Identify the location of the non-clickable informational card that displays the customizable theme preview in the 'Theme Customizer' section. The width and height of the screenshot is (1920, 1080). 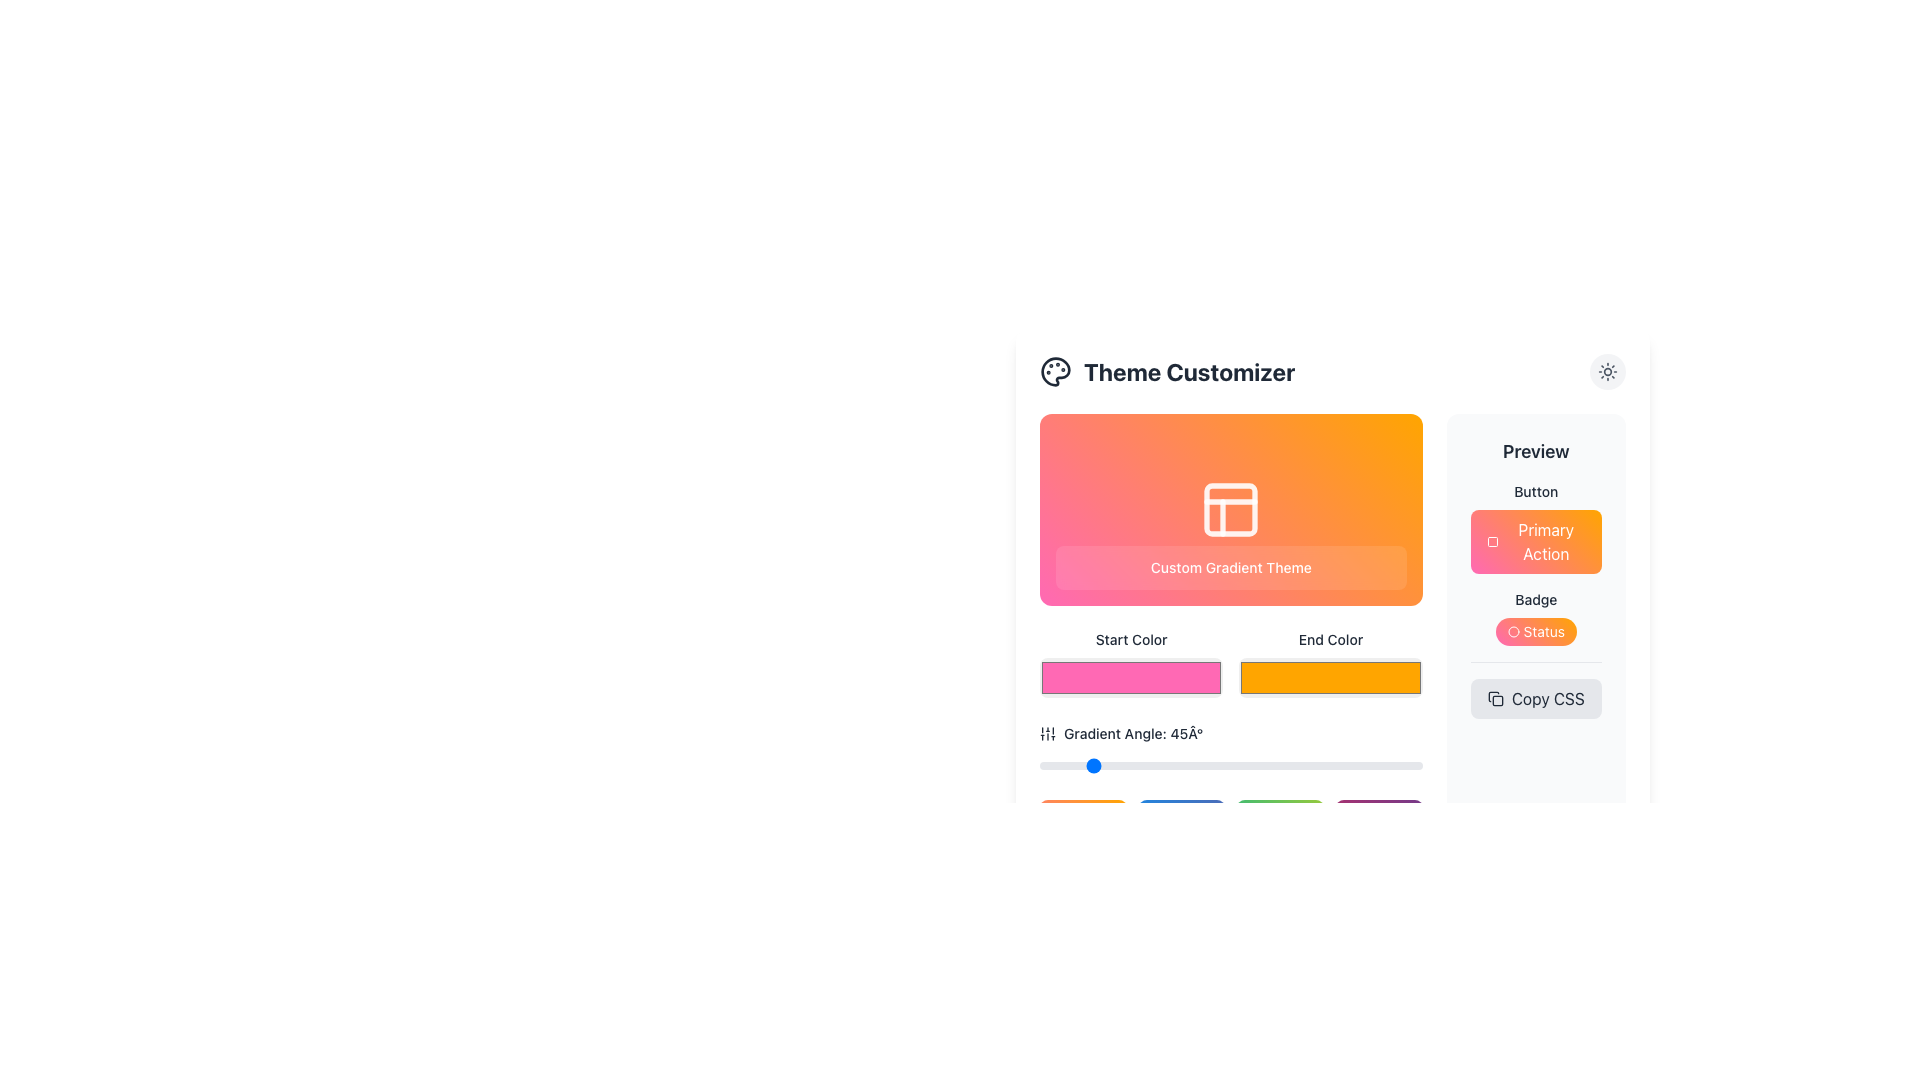
(1230, 508).